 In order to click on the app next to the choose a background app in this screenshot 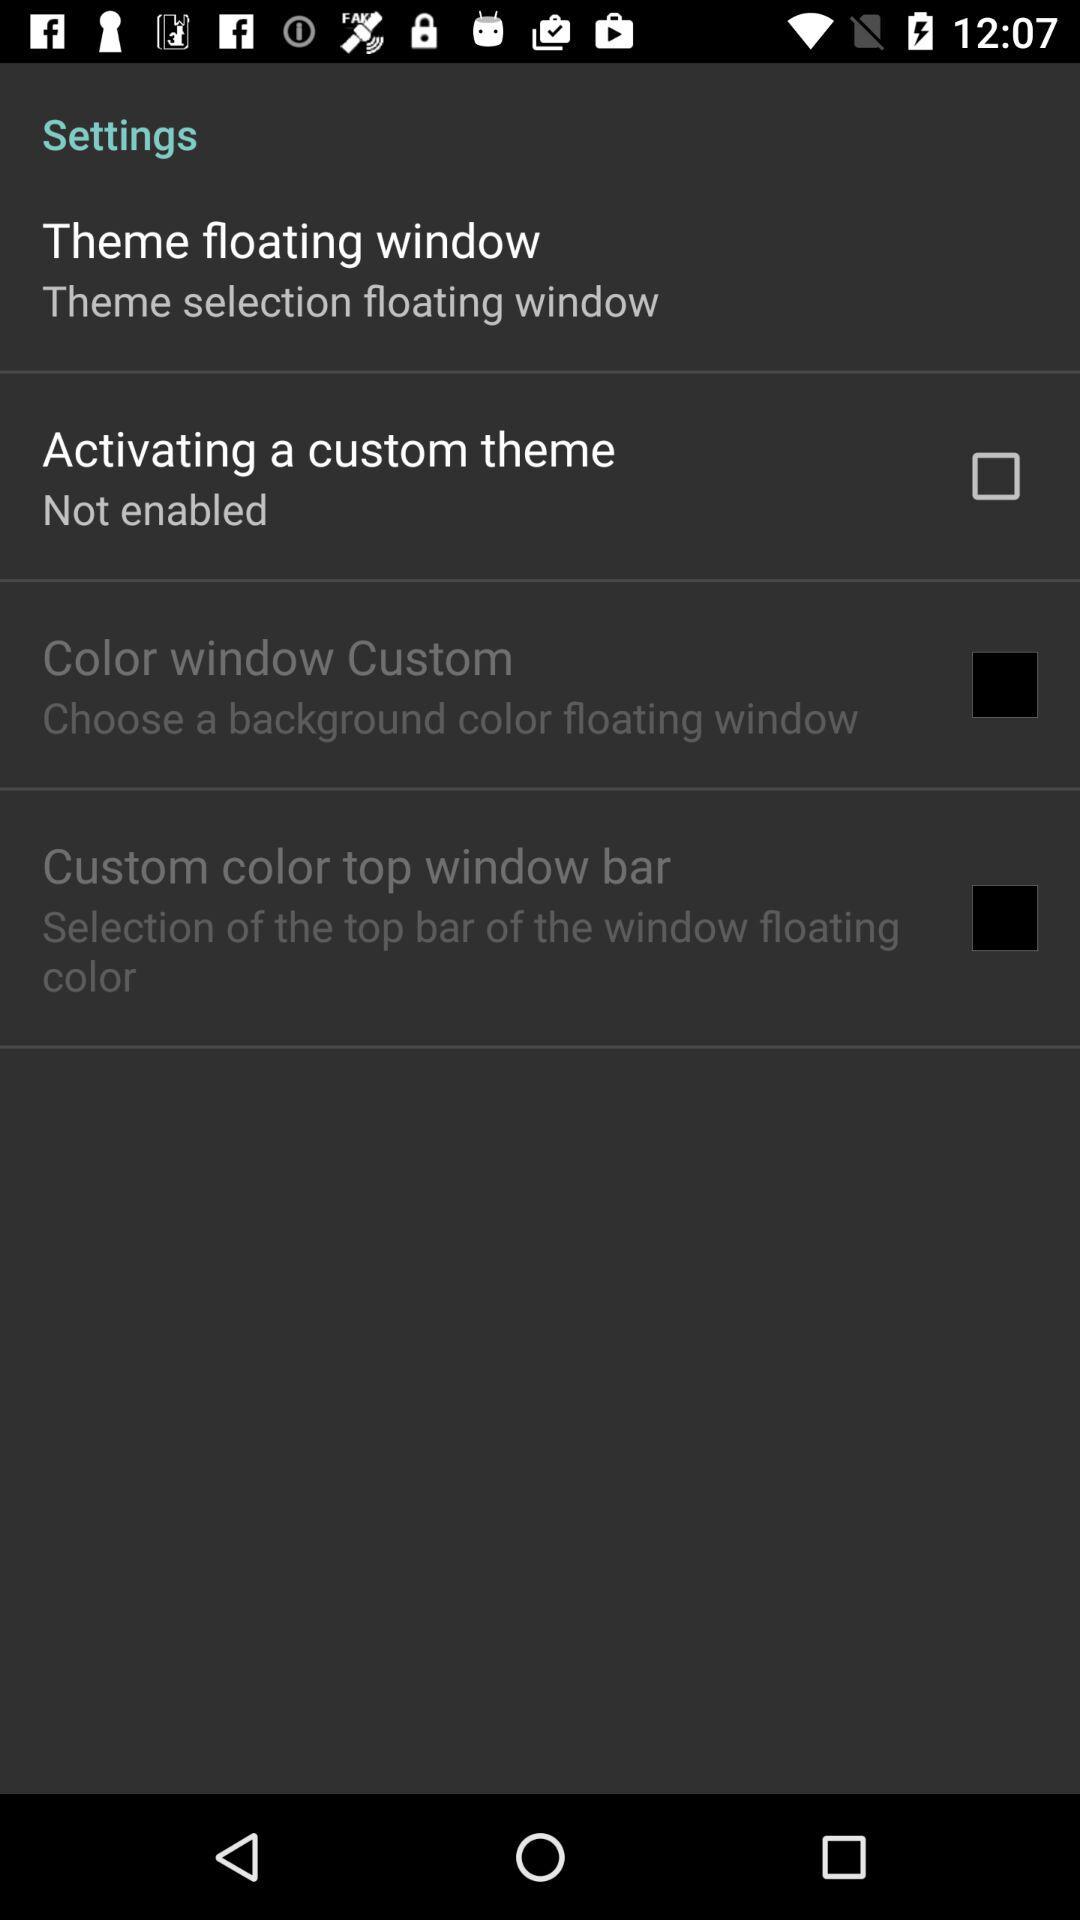, I will do `click(1005, 684)`.